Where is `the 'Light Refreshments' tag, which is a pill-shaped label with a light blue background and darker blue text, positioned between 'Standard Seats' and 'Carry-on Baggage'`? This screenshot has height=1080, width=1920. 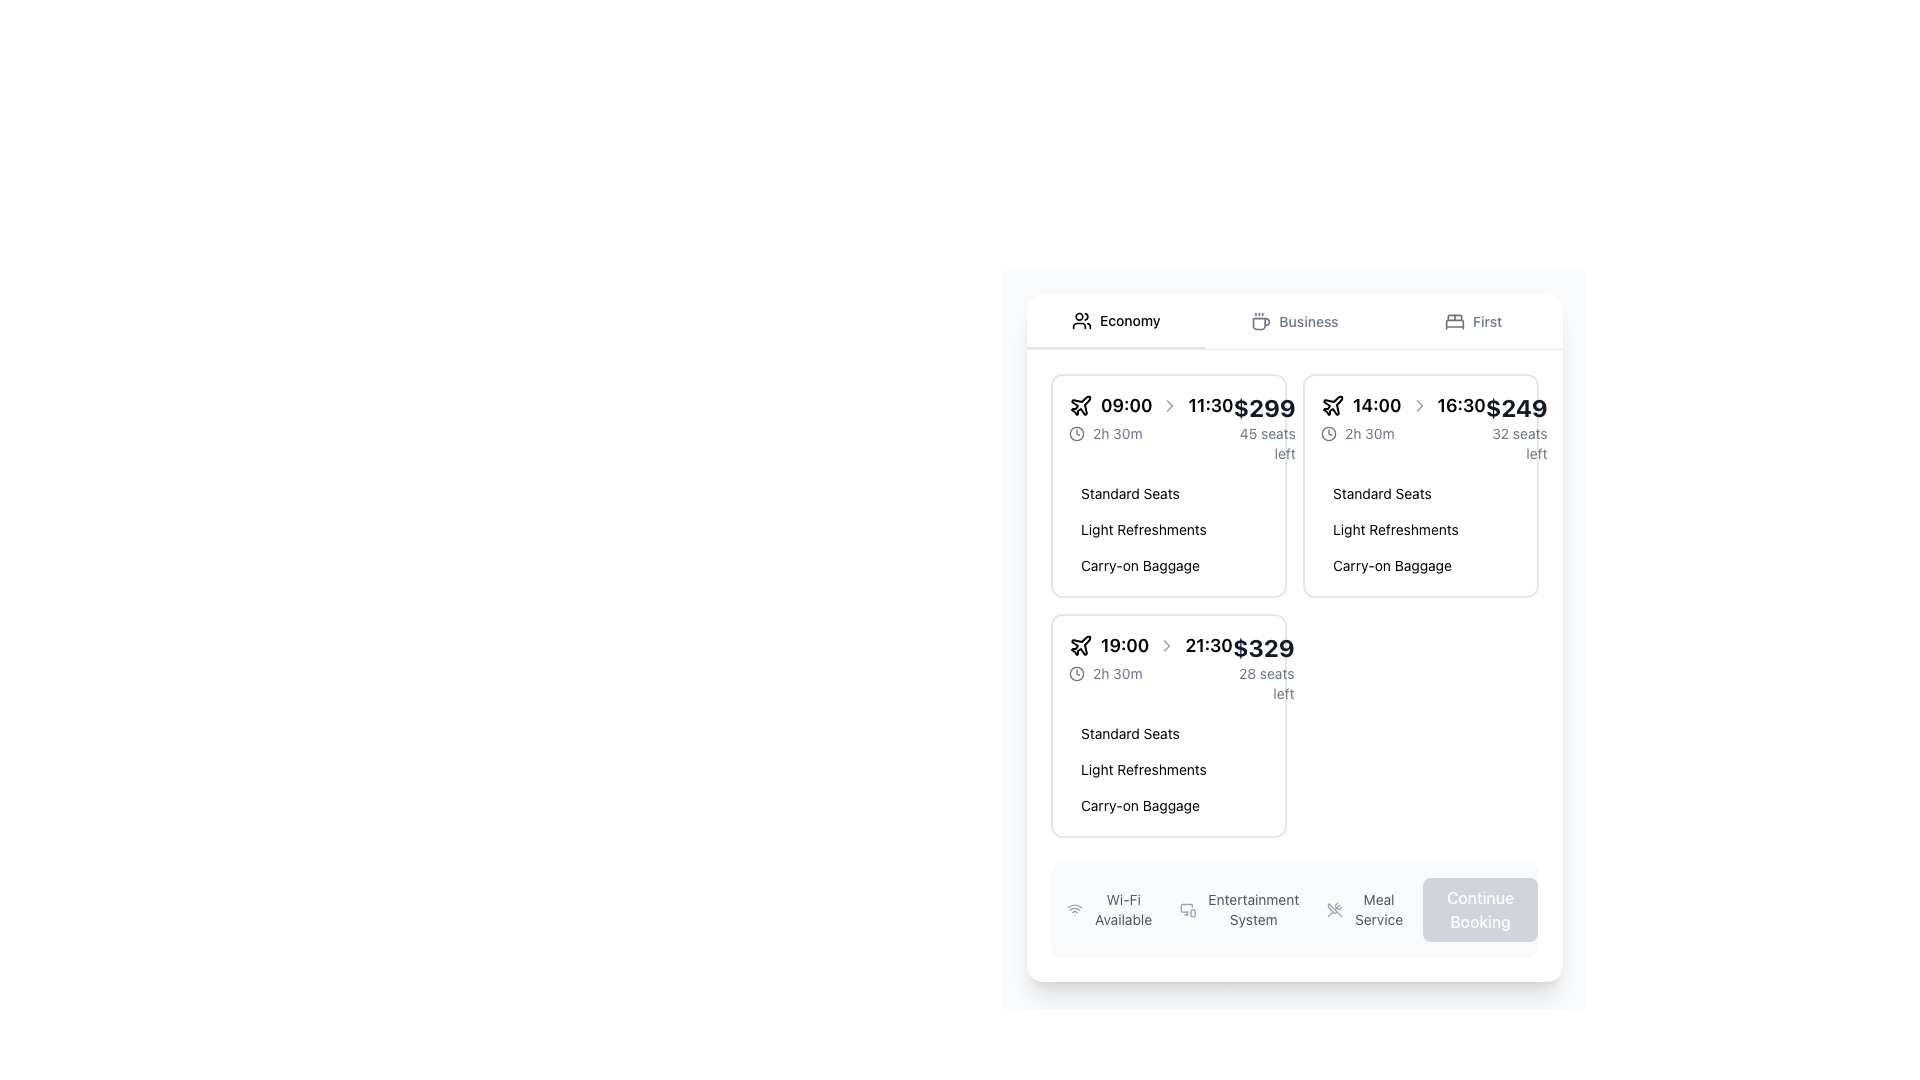
the 'Light Refreshments' tag, which is a pill-shaped label with a light blue background and darker blue text, positioned between 'Standard Seats' and 'Carry-on Baggage' is located at coordinates (1143, 528).